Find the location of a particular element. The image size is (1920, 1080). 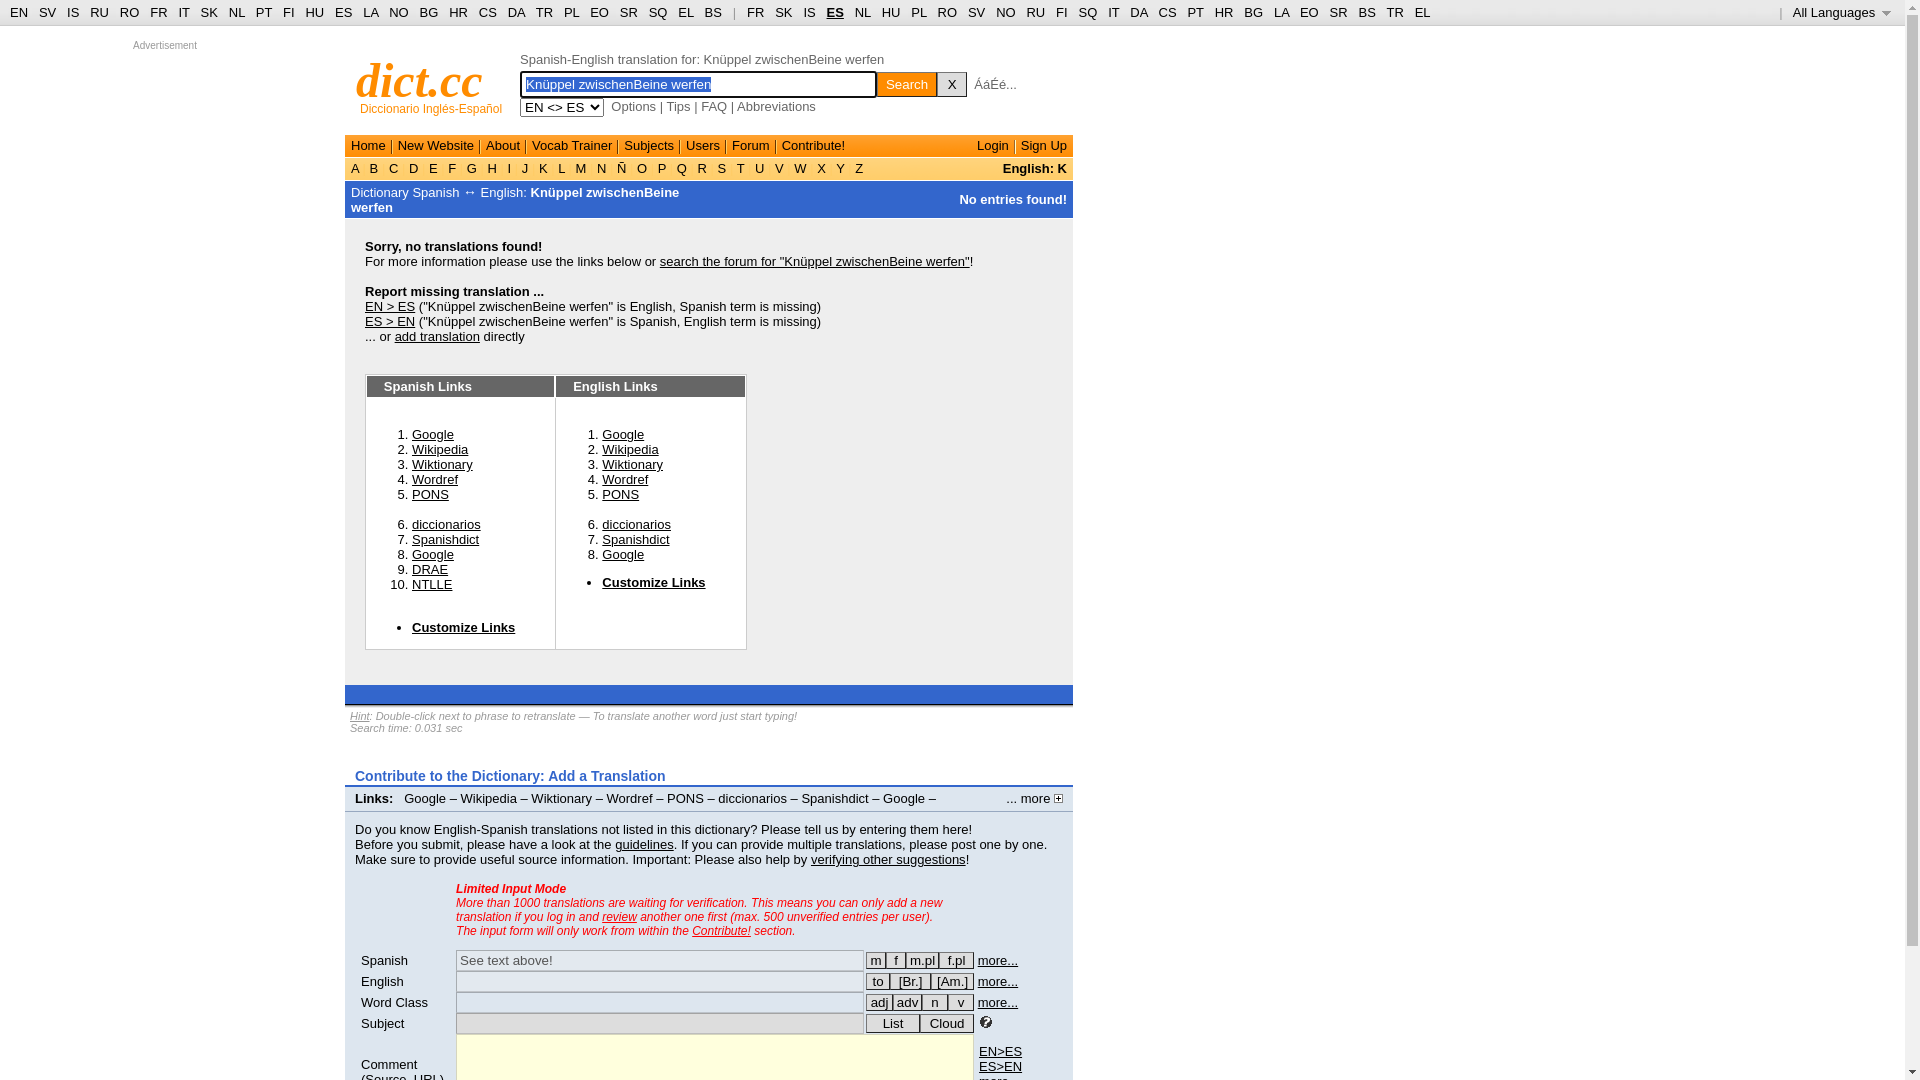

'W' is located at coordinates (790, 167).